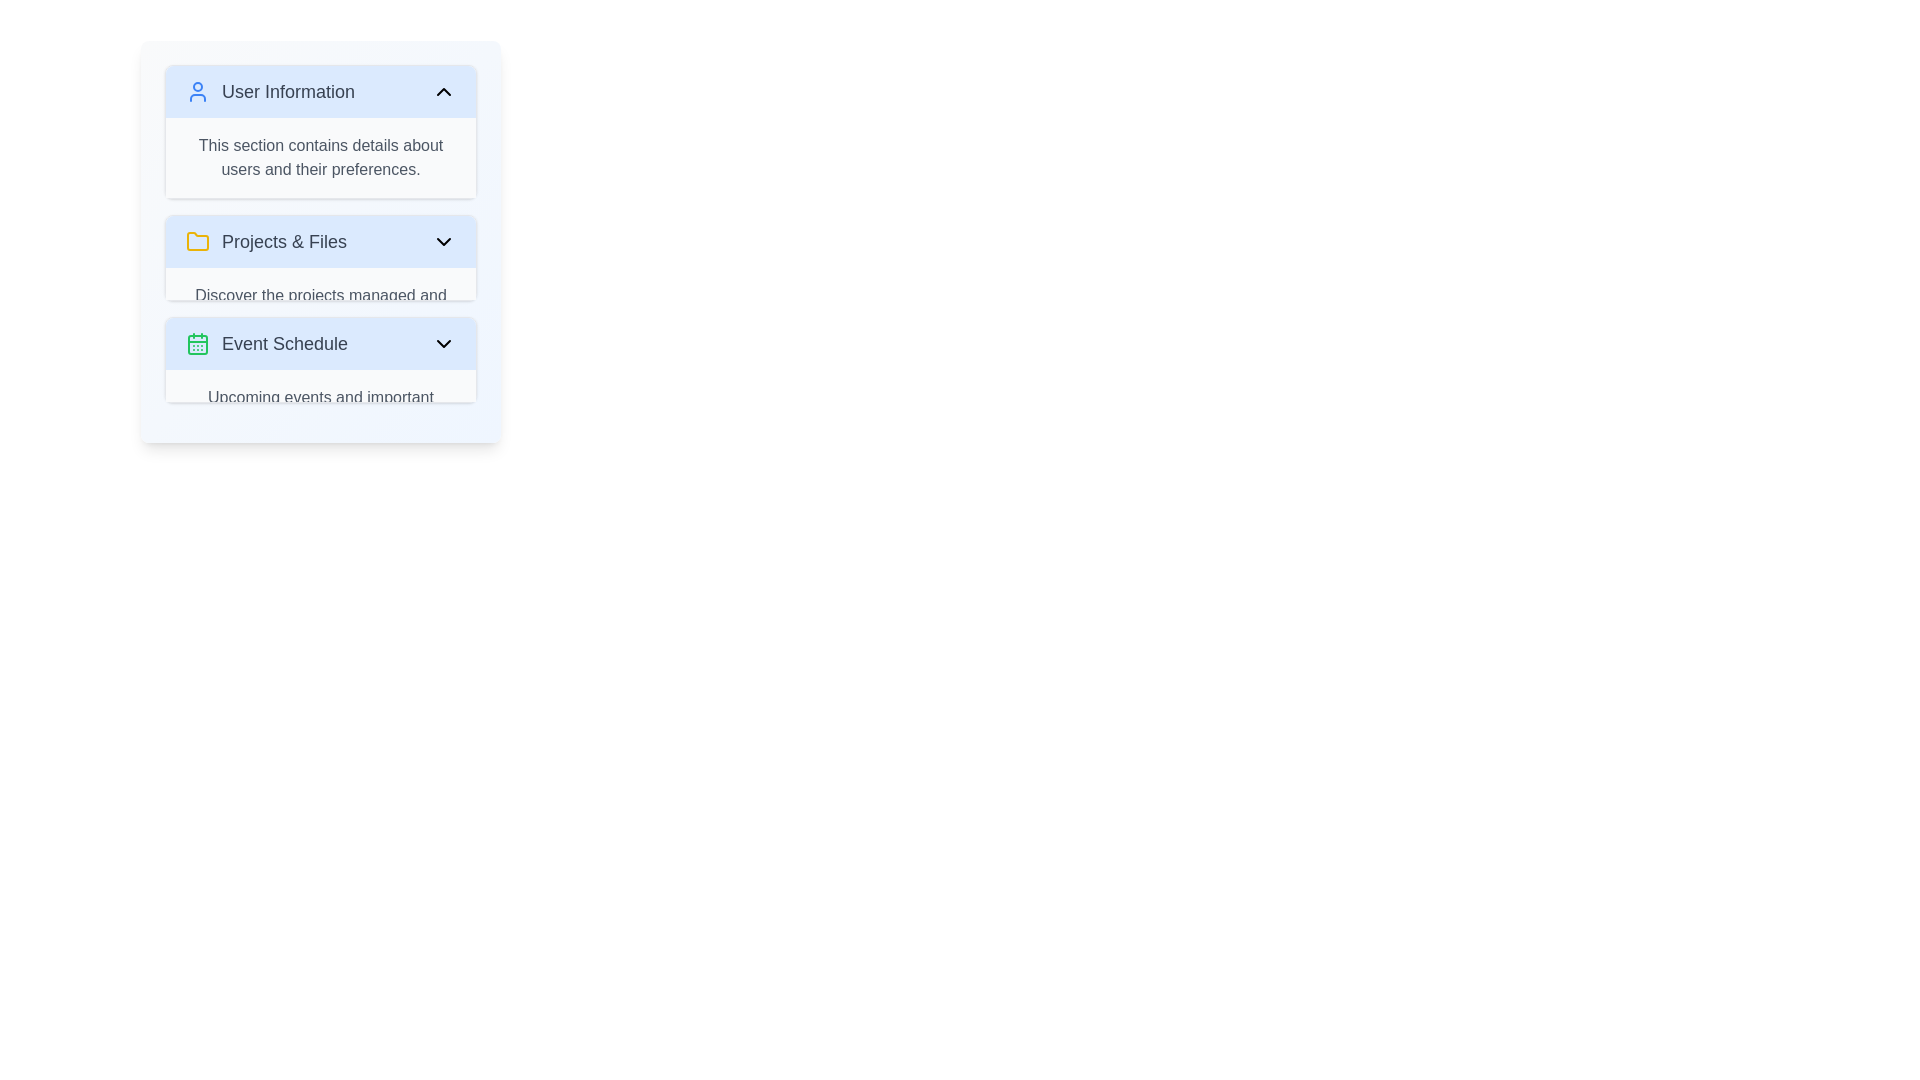  Describe the element at coordinates (321, 342) in the screenshot. I see `the 'Event Schedule' toggle button` at that location.